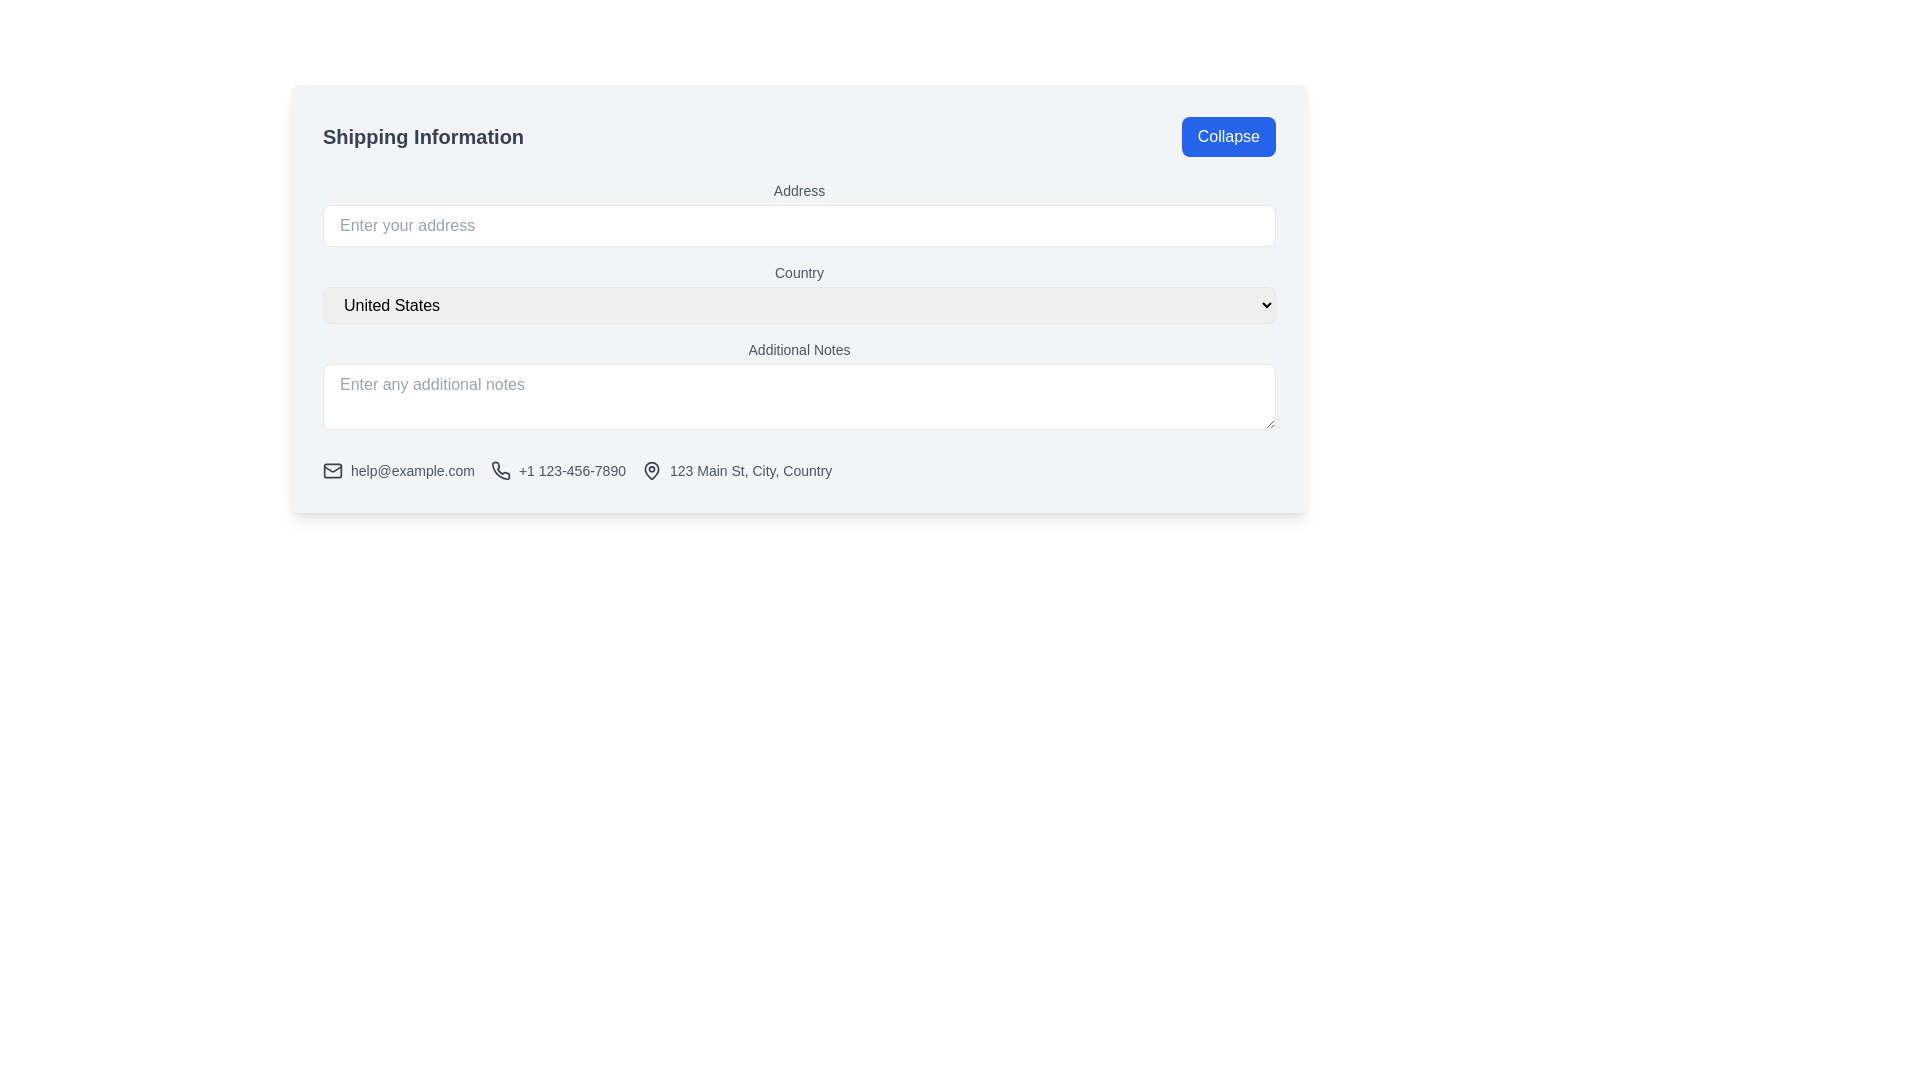 Image resolution: width=1920 pixels, height=1080 pixels. What do you see at coordinates (798, 349) in the screenshot?
I see `the Text label that provides context for the additional notes text area, located above the text area with the placeholder 'Enter any additional notes'` at bounding box center [798, 349].